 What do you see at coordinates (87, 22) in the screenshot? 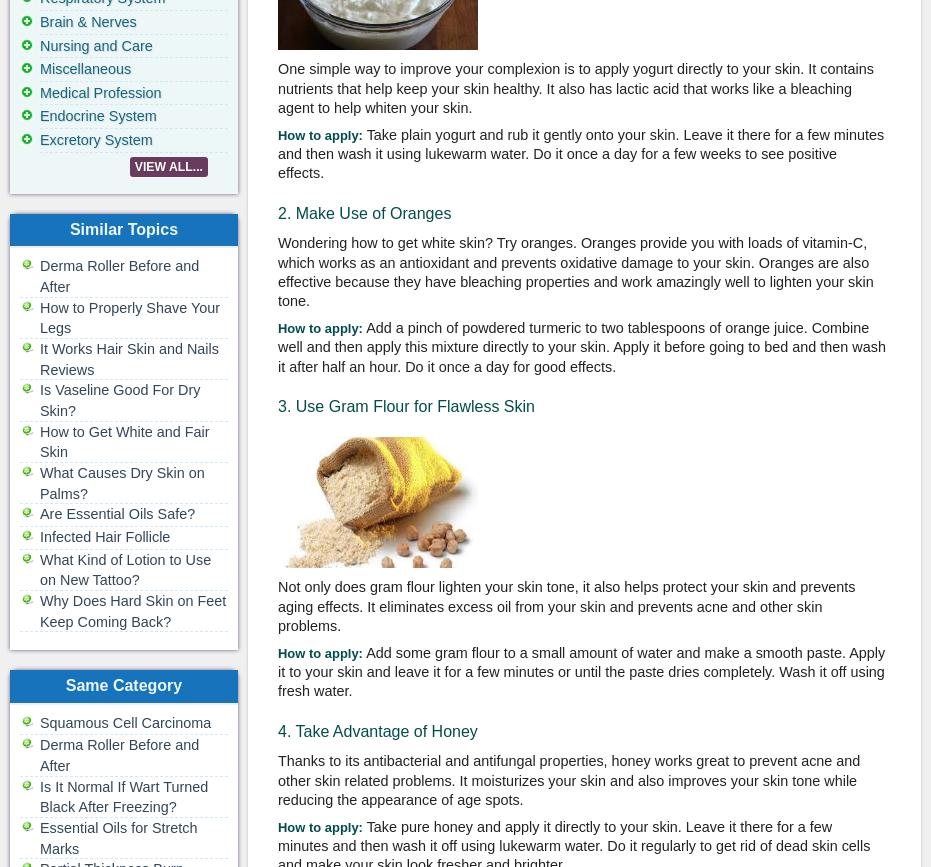
I see `'Brain & Nerves'` at bounding box center [87, 22].